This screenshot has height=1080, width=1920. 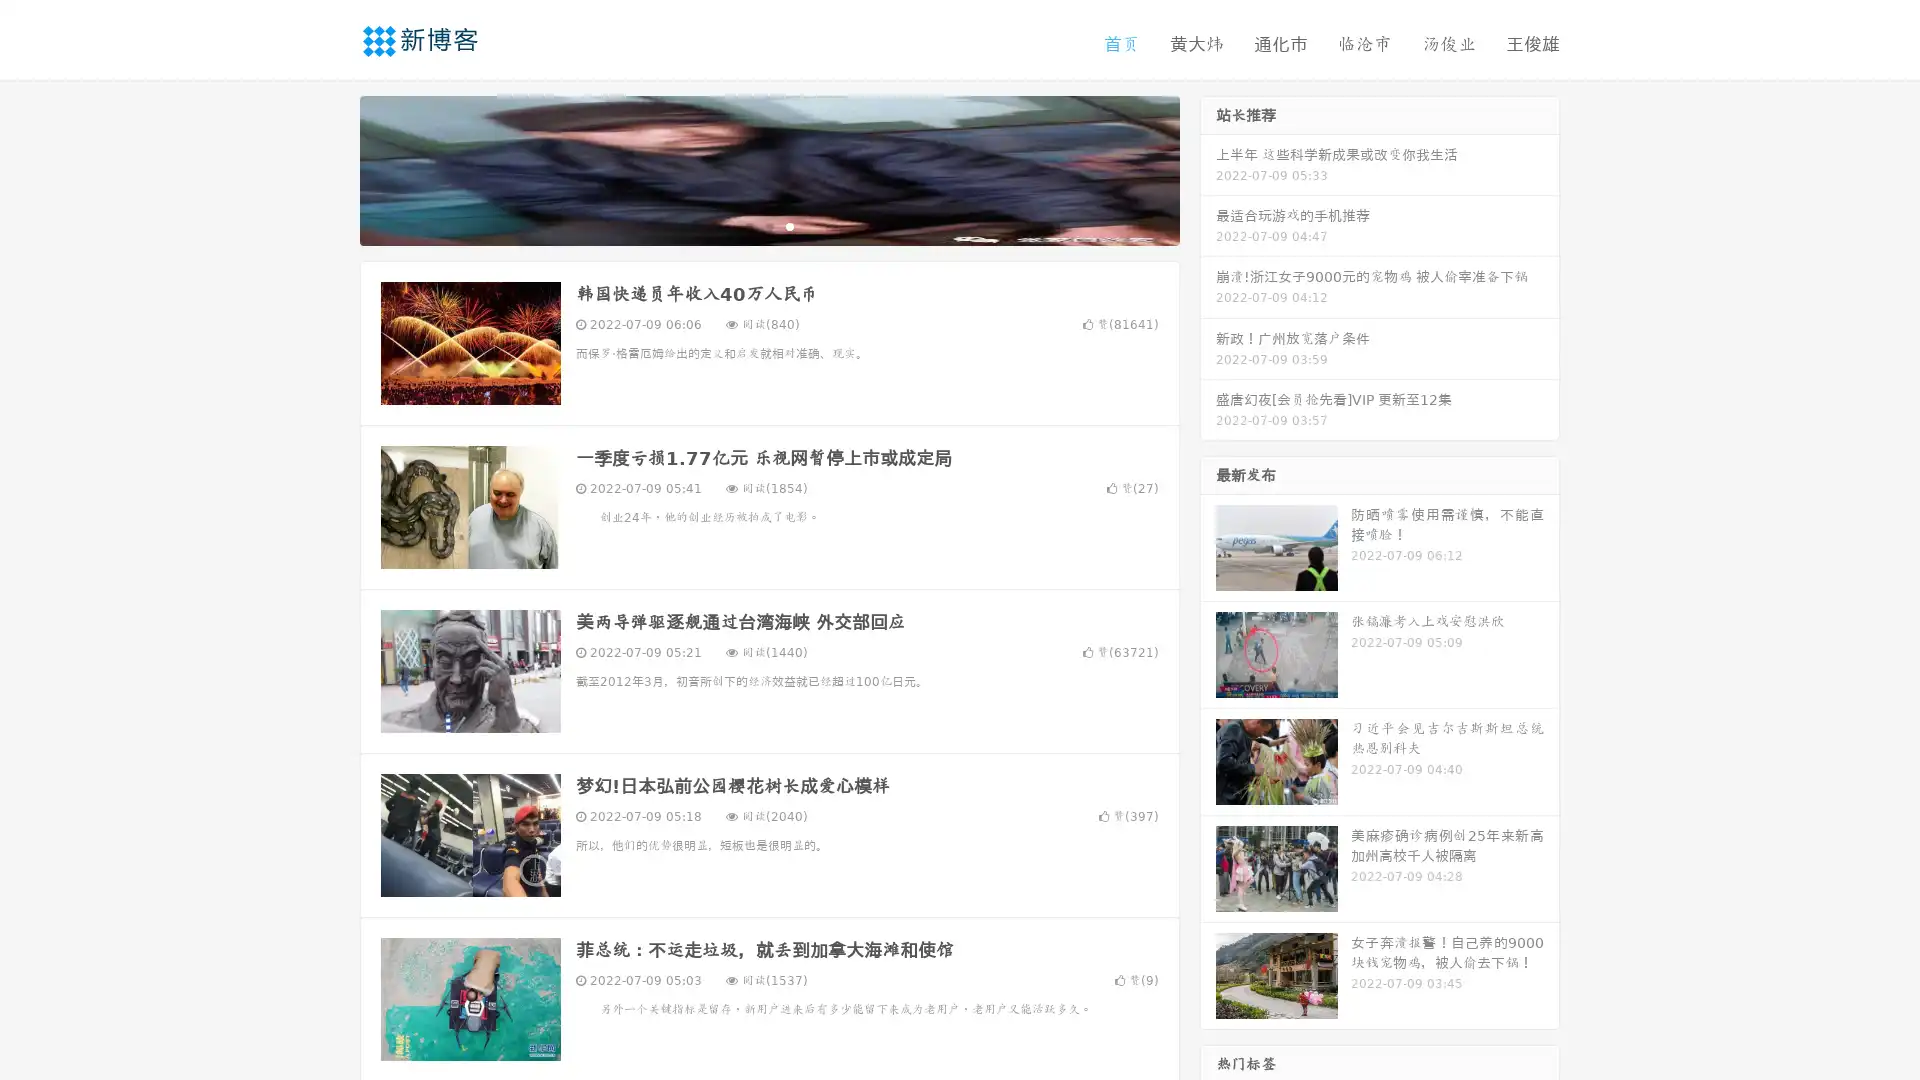 I want to click on Previous slide, so click(x=330, y=168).